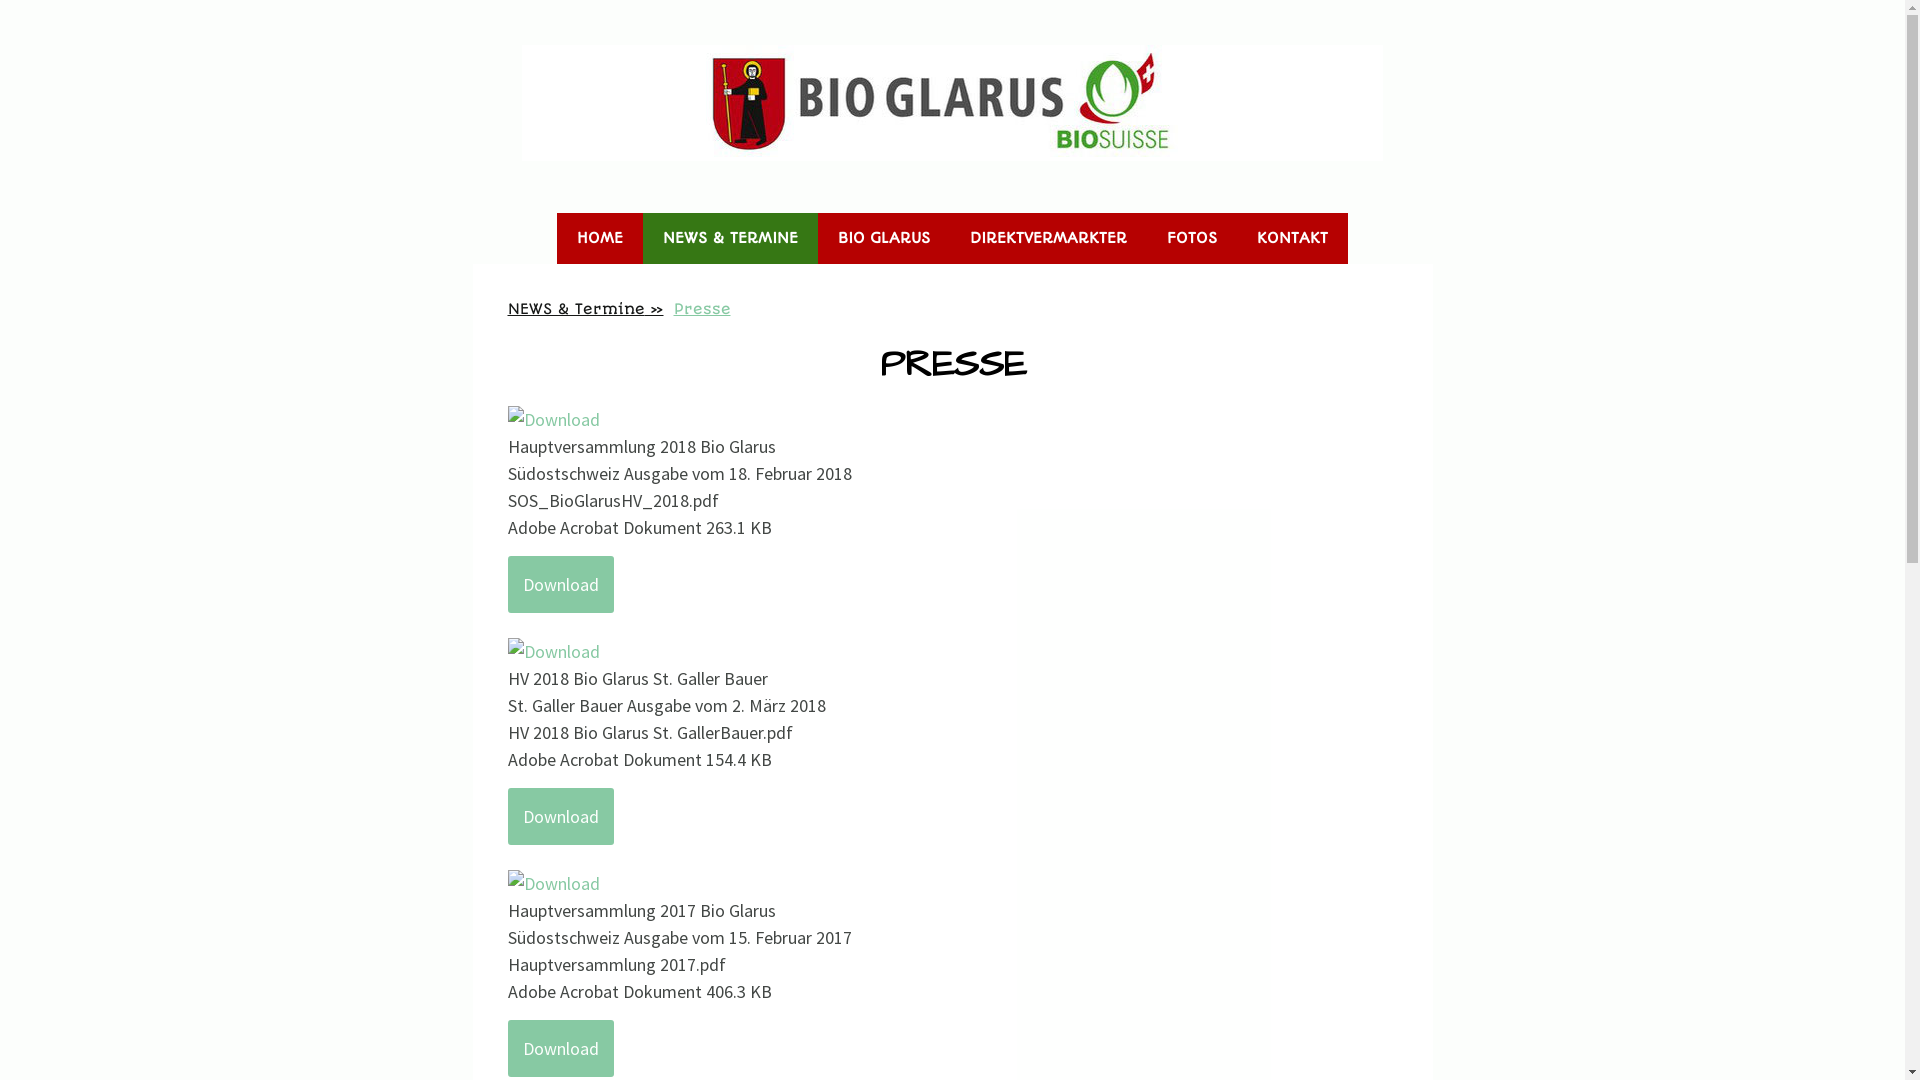 The height and width of the screenshot is (1080, 1920). What do you see at coordinates (584, 308) in the screenshot?
I see `'NEWS & Termine'` at bounding box center [584, 308].